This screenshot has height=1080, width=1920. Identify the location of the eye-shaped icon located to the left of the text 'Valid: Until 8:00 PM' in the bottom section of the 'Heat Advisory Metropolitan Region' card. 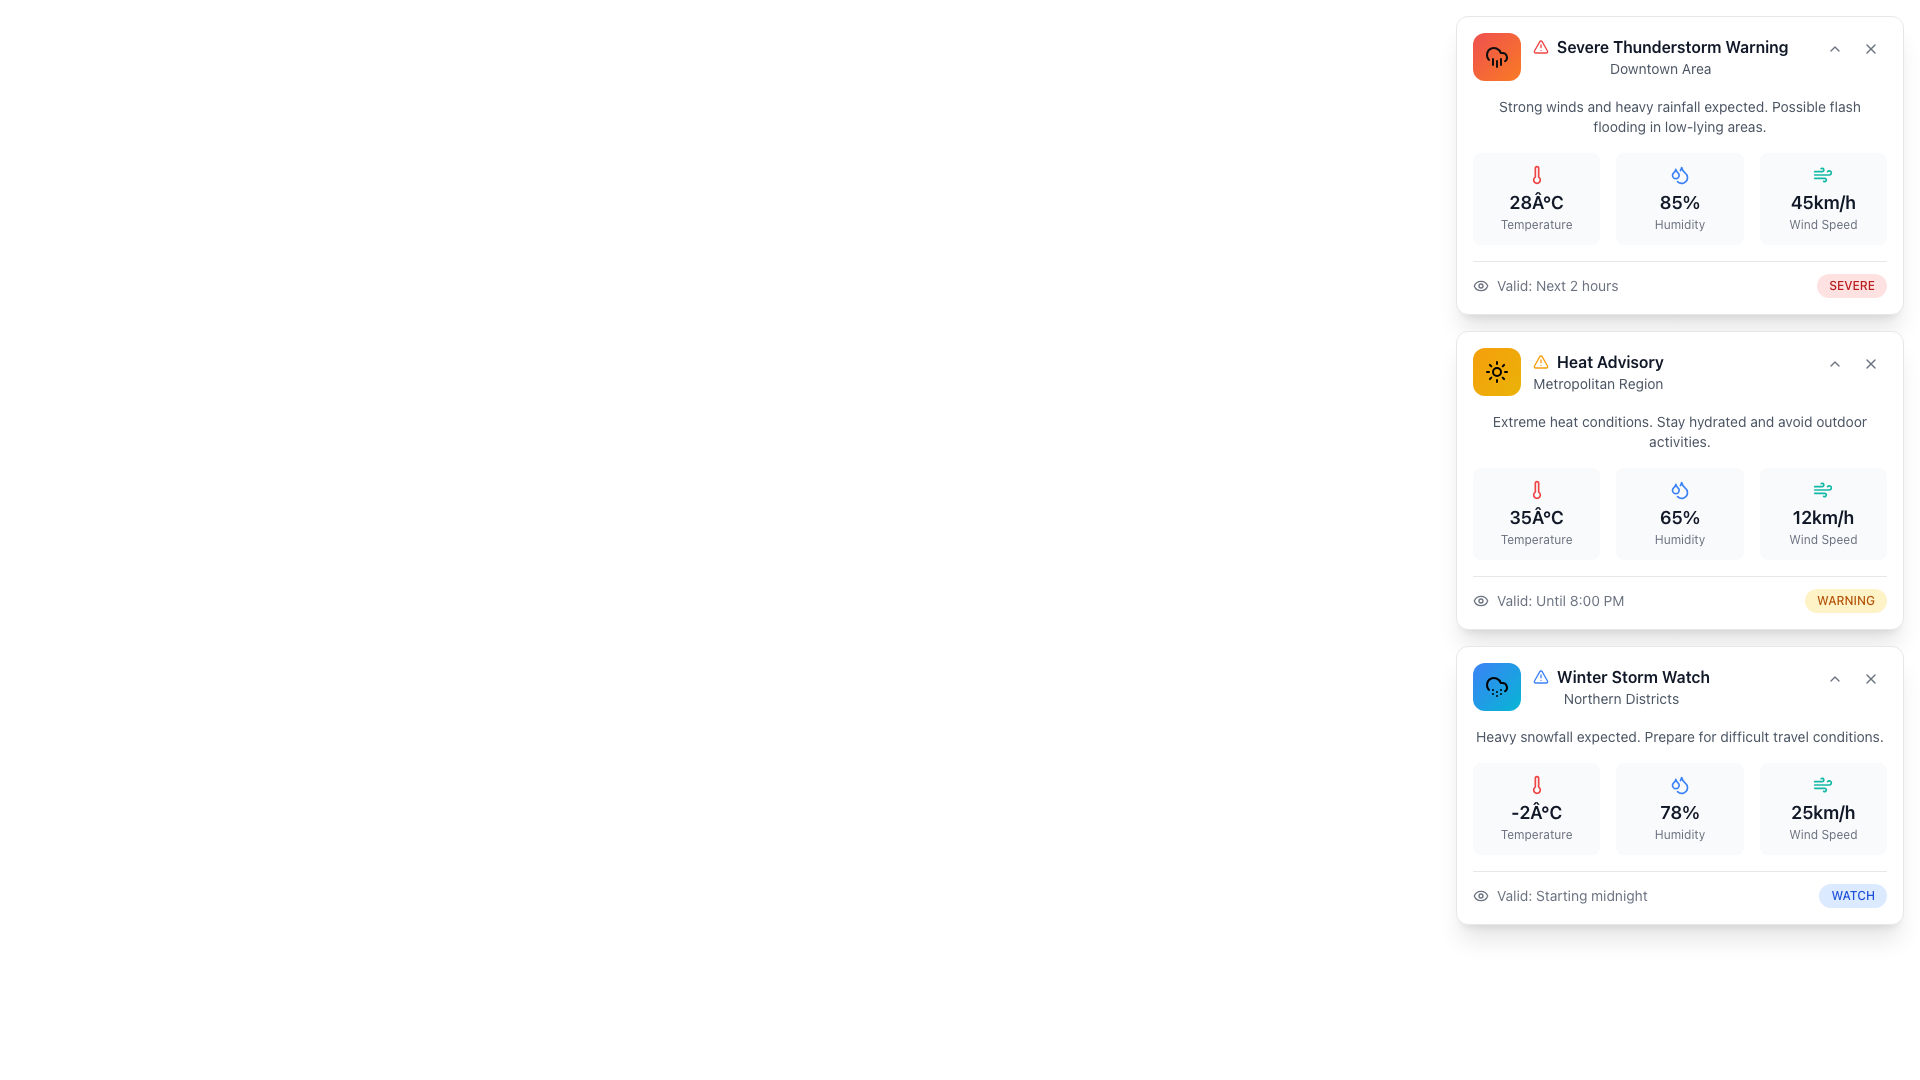
(1481, 600).